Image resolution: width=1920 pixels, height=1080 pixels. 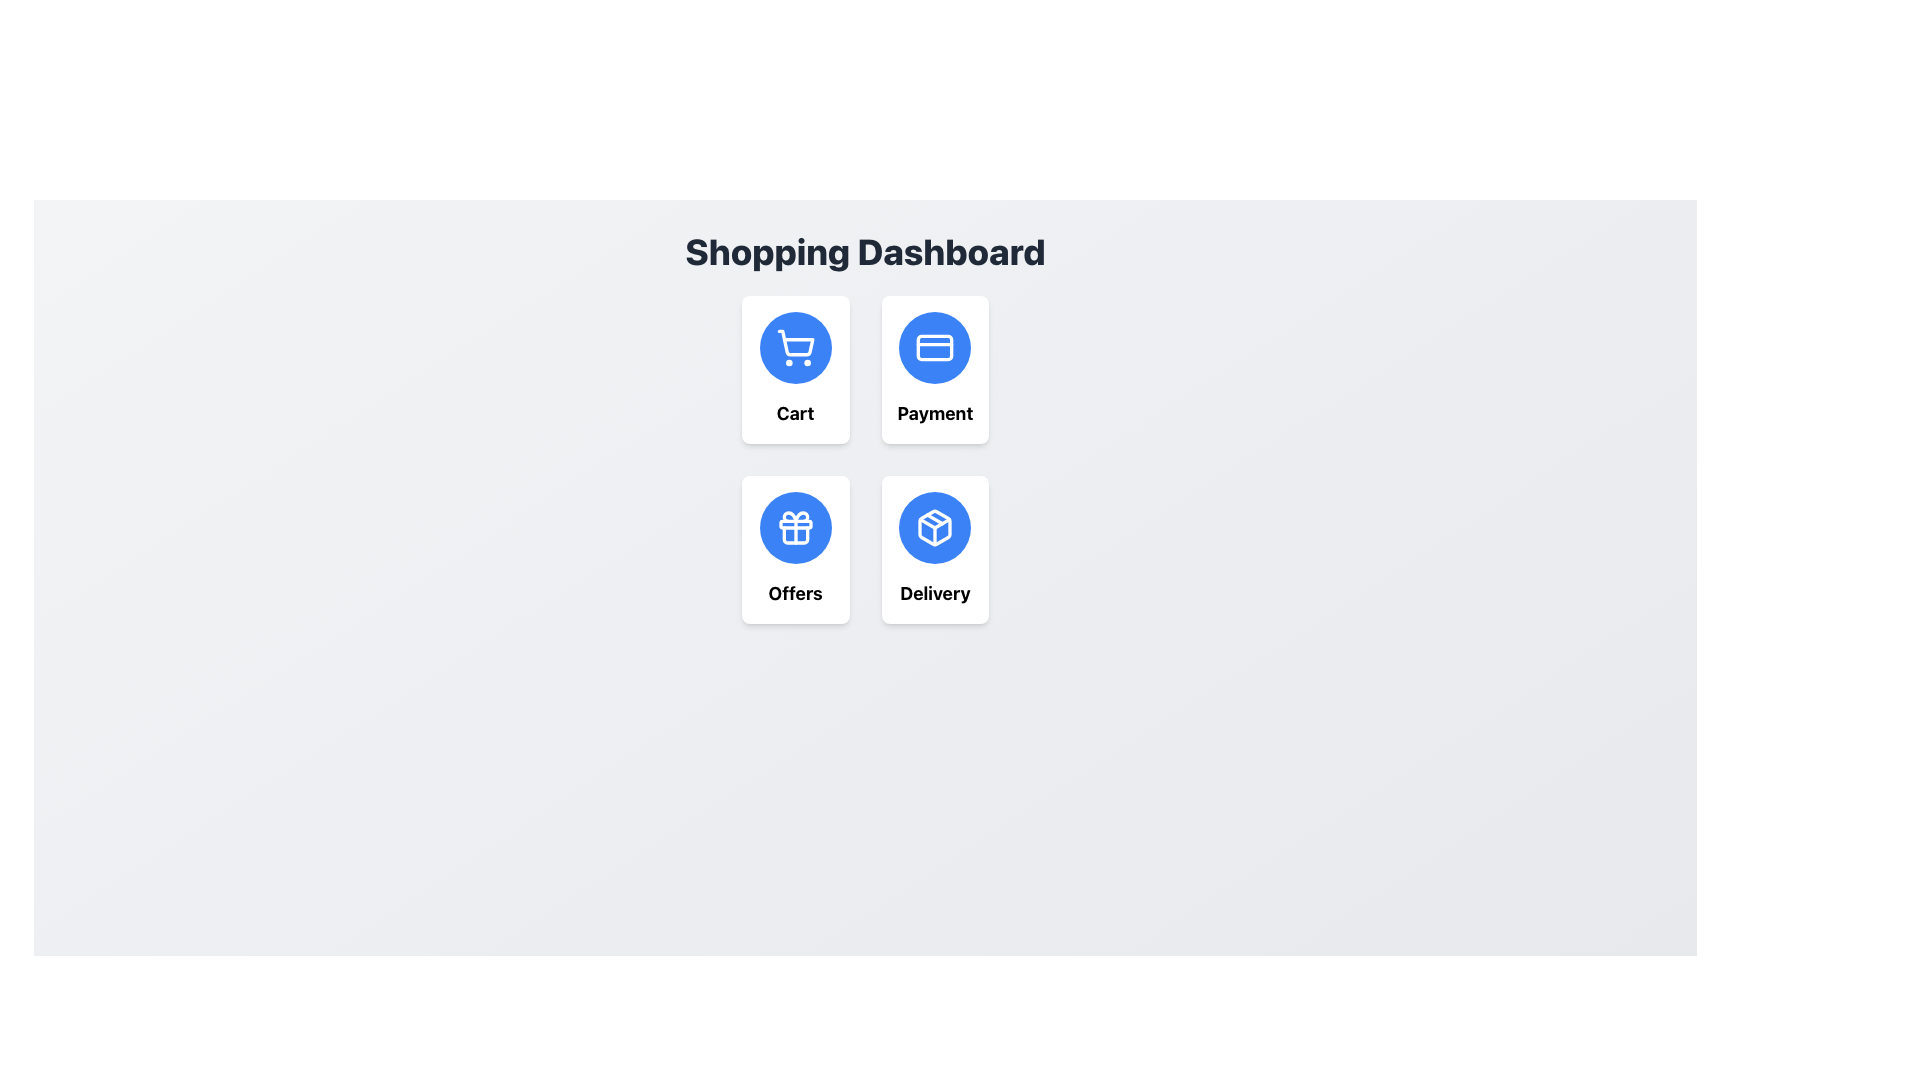 What do you see at coordinates (794, 370) in the screenshot?
I see `the Card Component featuring a blue circular icon with a white shopping cart and the label 'Cart' in bold, uppercase text` at bounding box center [794, 370].